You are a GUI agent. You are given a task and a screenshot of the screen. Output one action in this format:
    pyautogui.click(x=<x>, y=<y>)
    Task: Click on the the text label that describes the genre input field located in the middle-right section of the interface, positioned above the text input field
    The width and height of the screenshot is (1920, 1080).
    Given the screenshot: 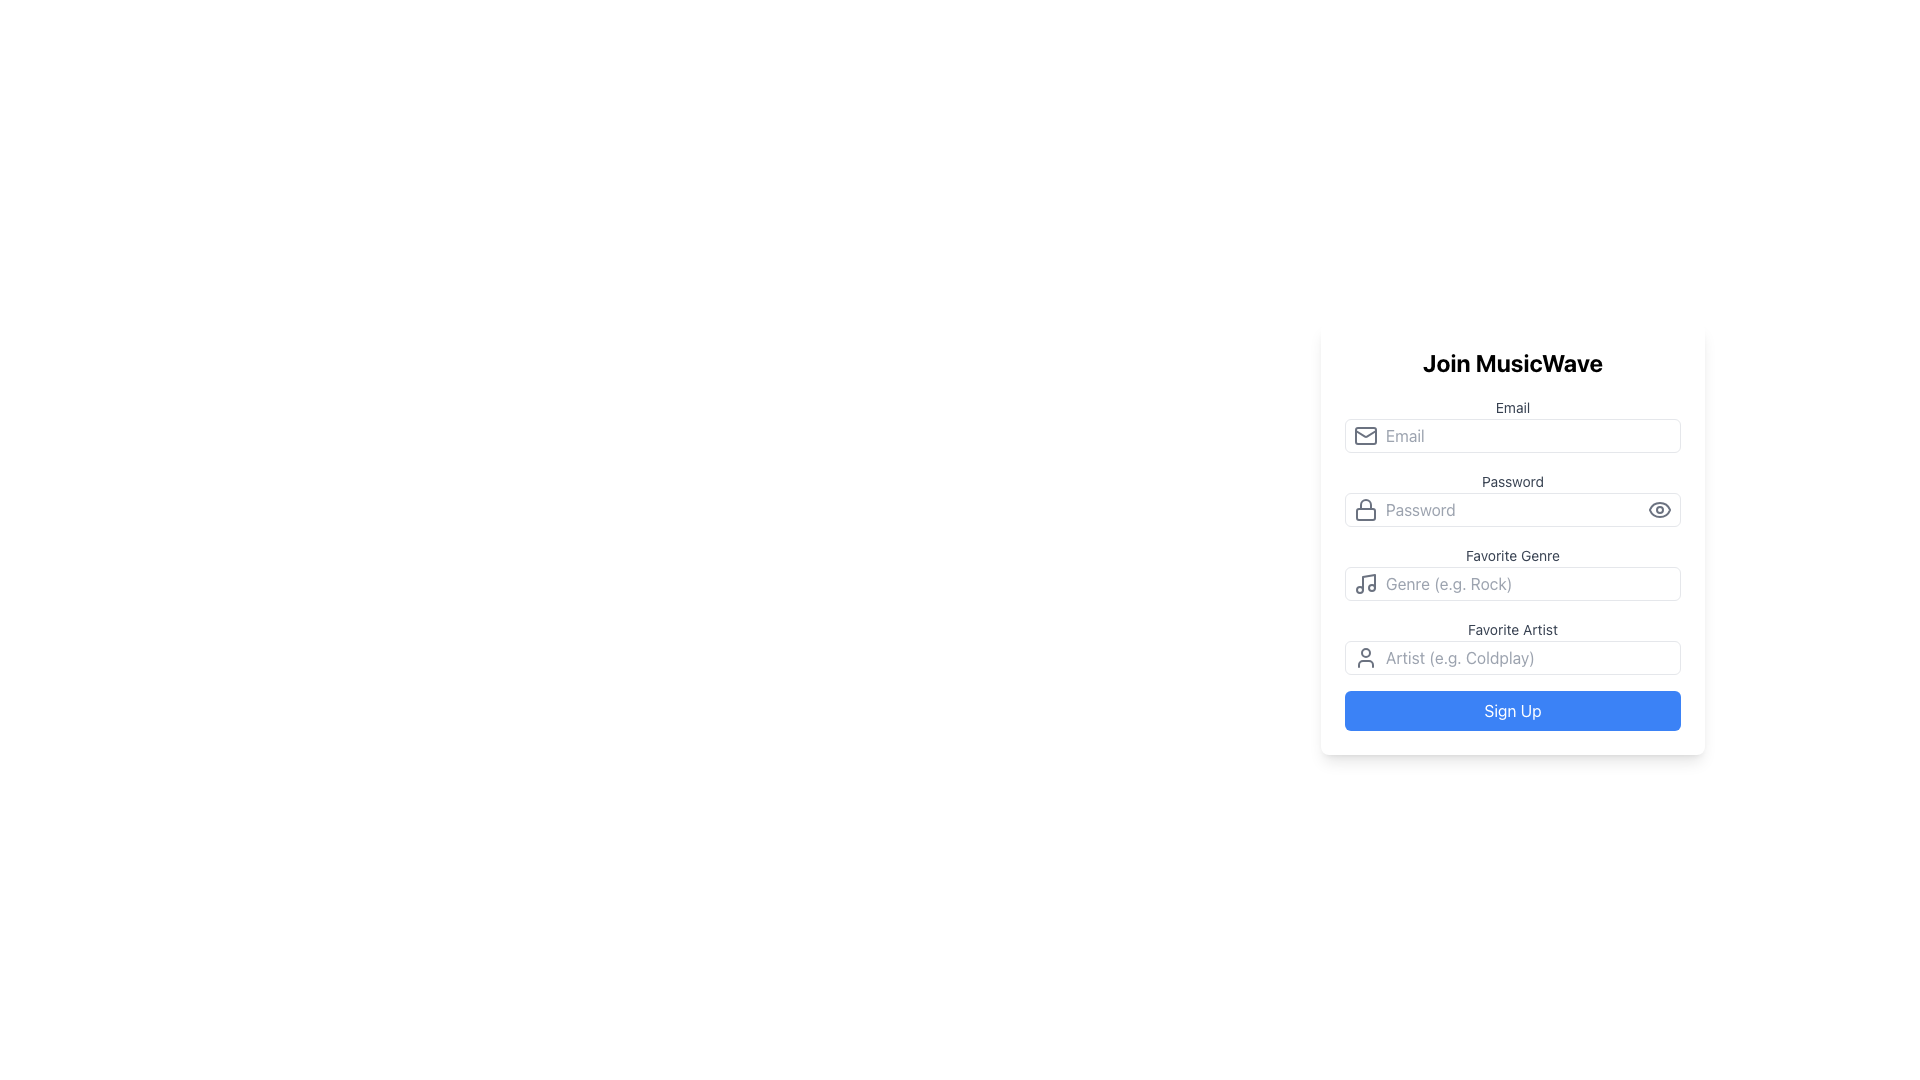 What is the action you would take?
    pyautogui.click(x=1512, y=555)
    